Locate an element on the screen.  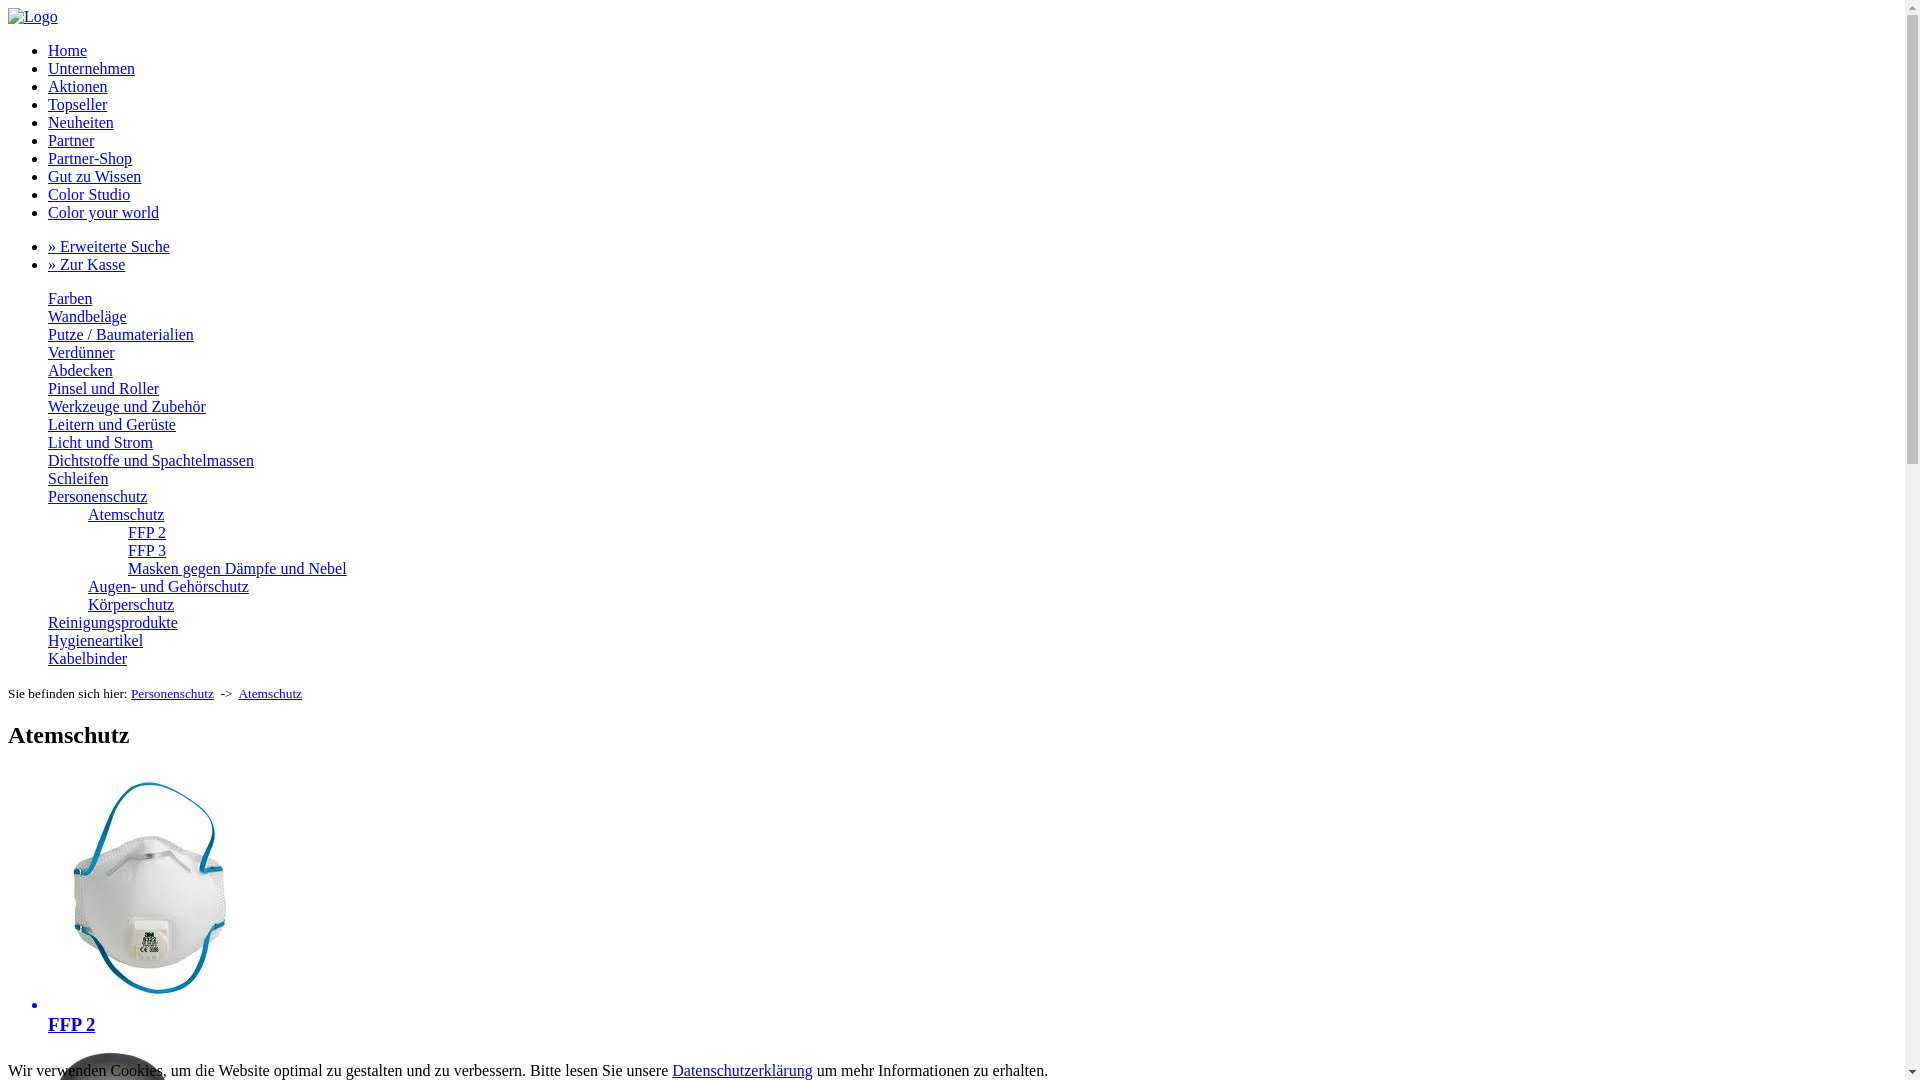
'Color Studio' is located at coordinates (88, 194).